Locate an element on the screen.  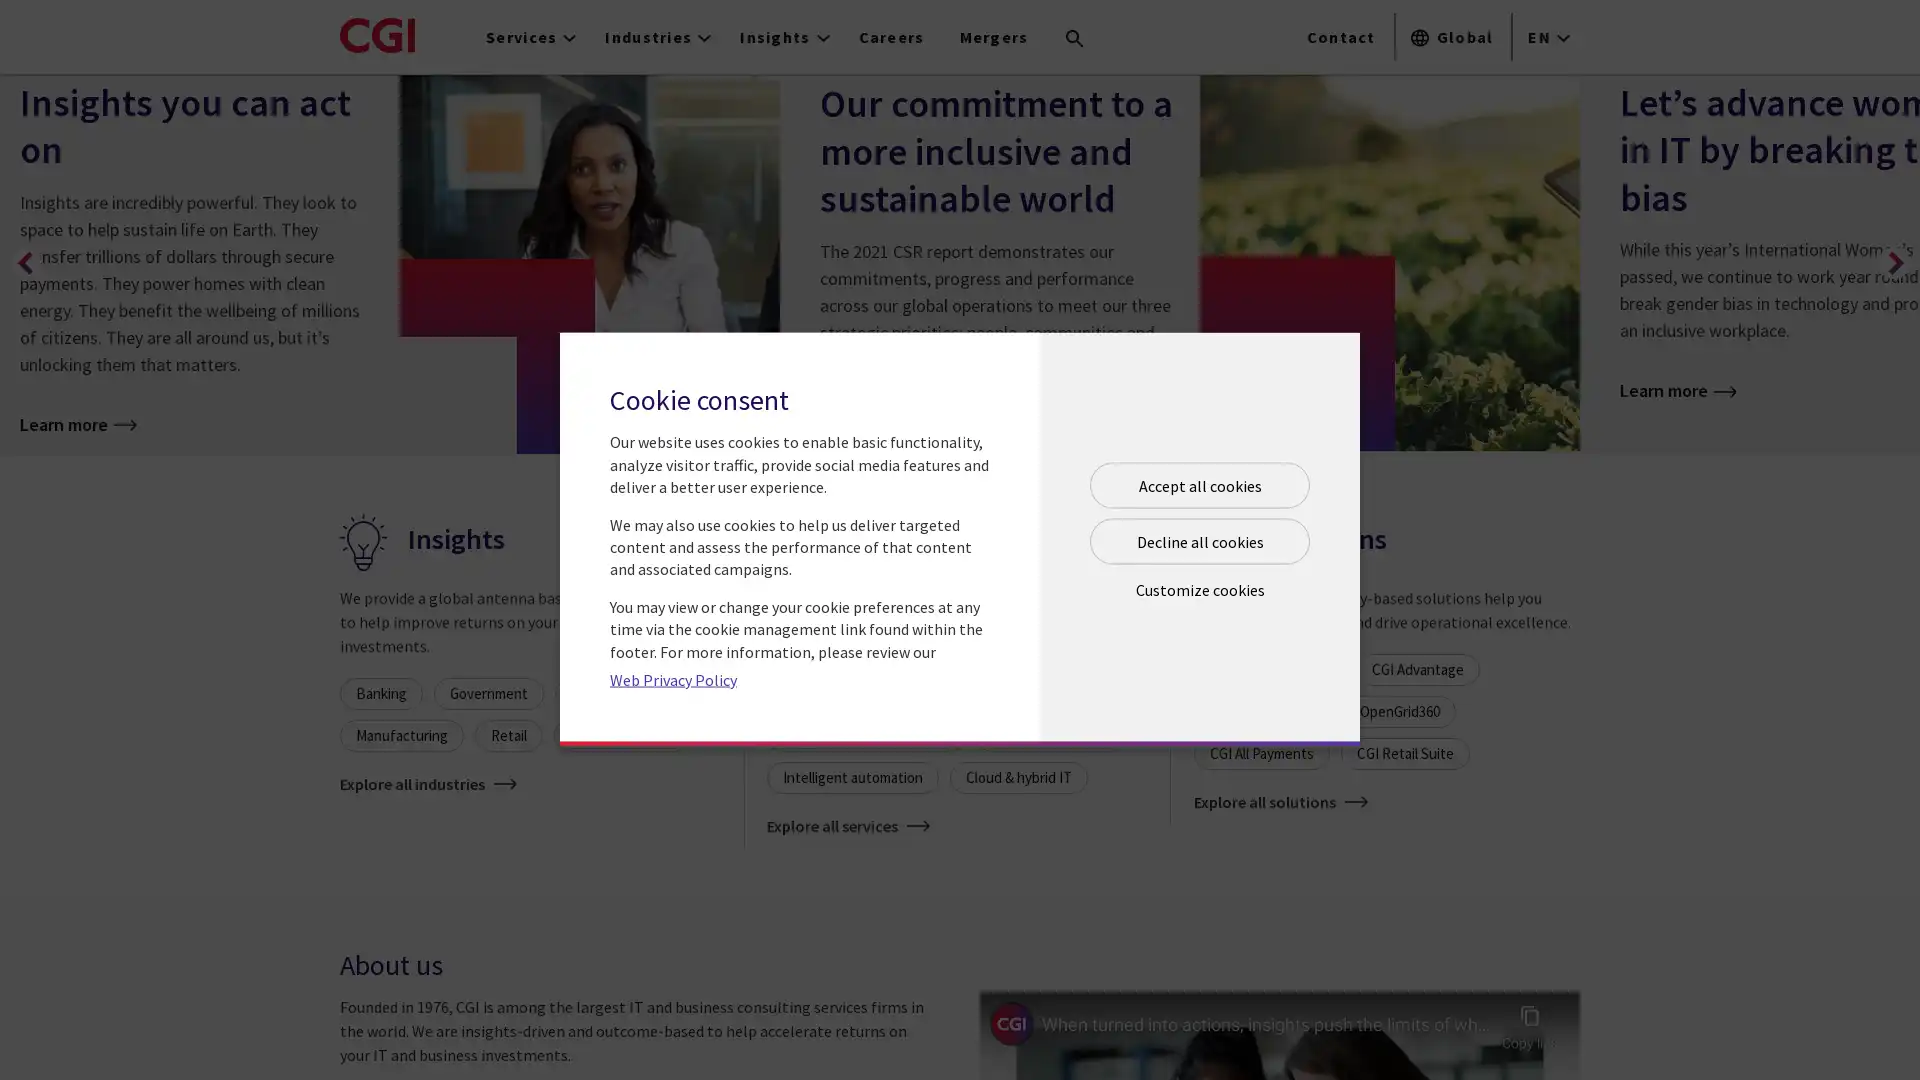
Decline all cookies is located at coordinates (1200, 540).